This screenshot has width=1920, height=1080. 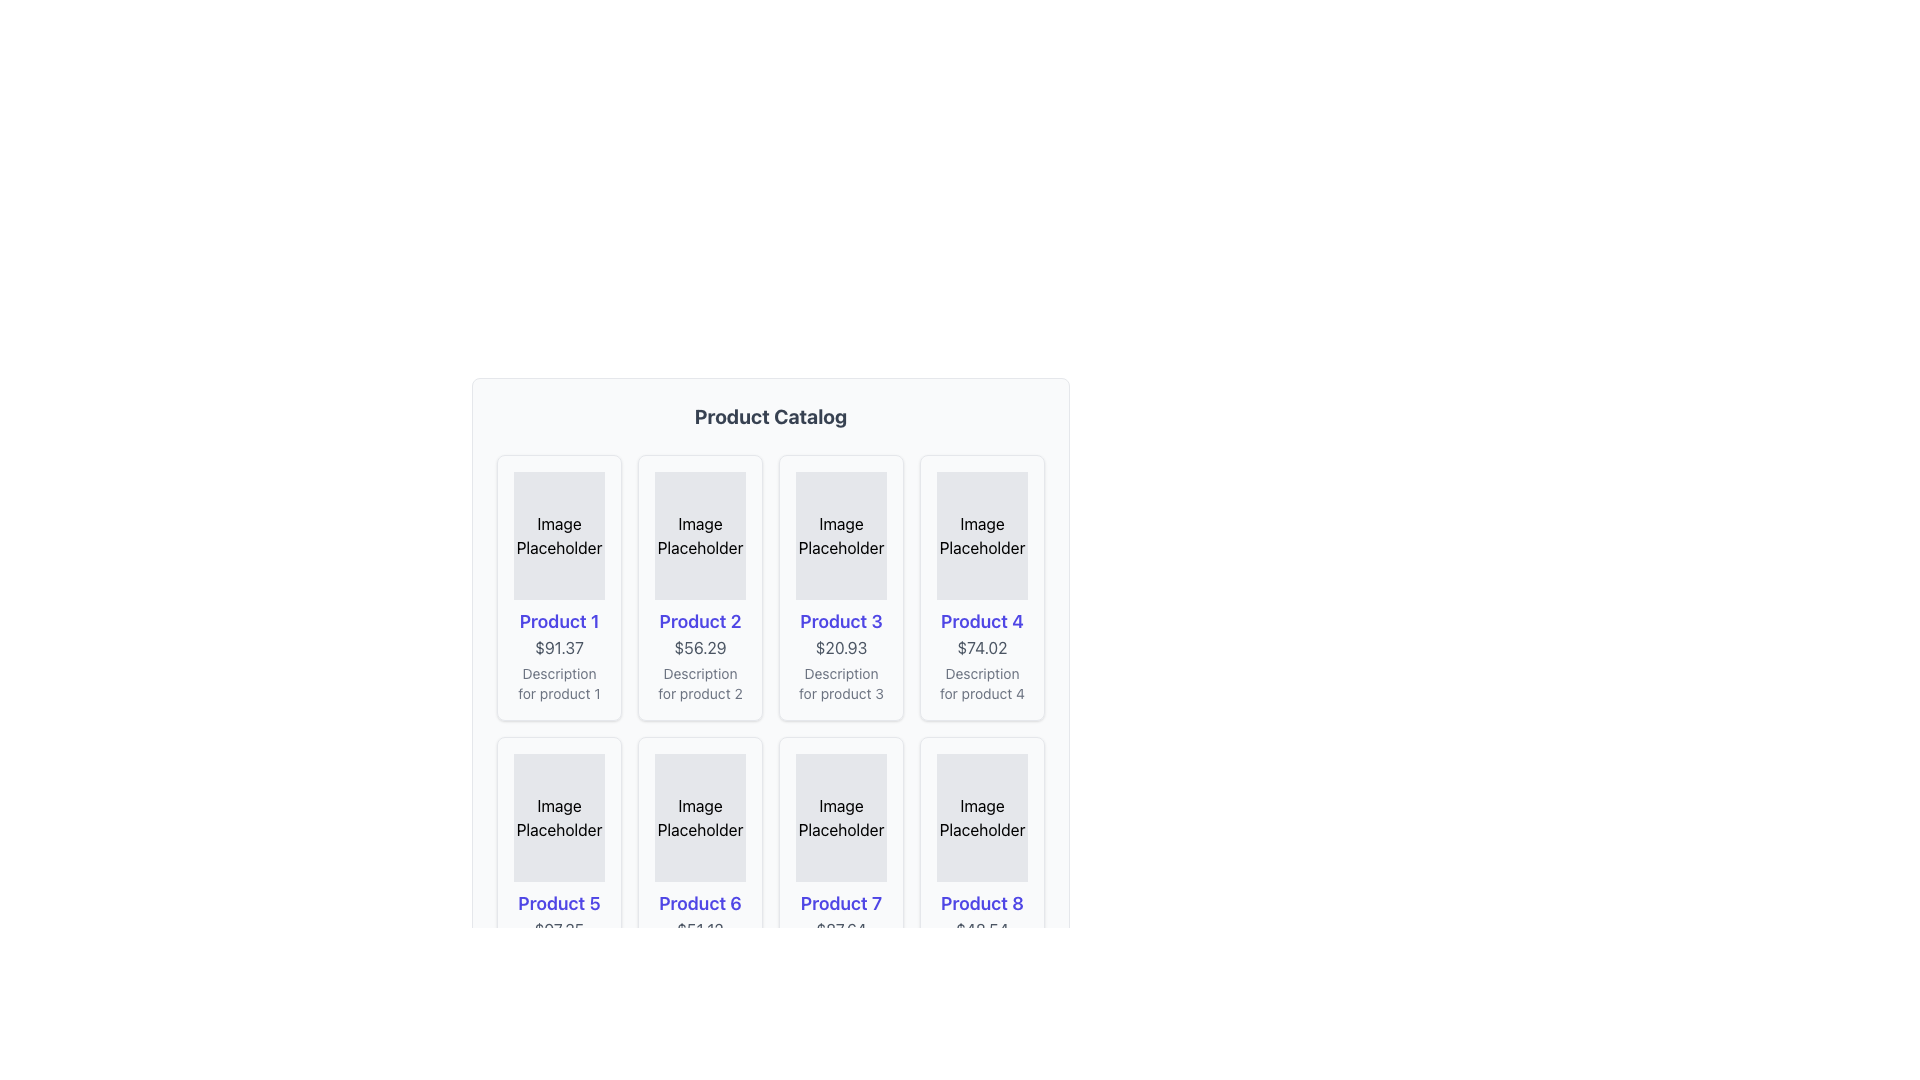 I want to click on the price text label of 'Product 5' located in the second row, first column of the product grid, which is centrally aligned below the product name and above the product description, so click(x=559, y=929).